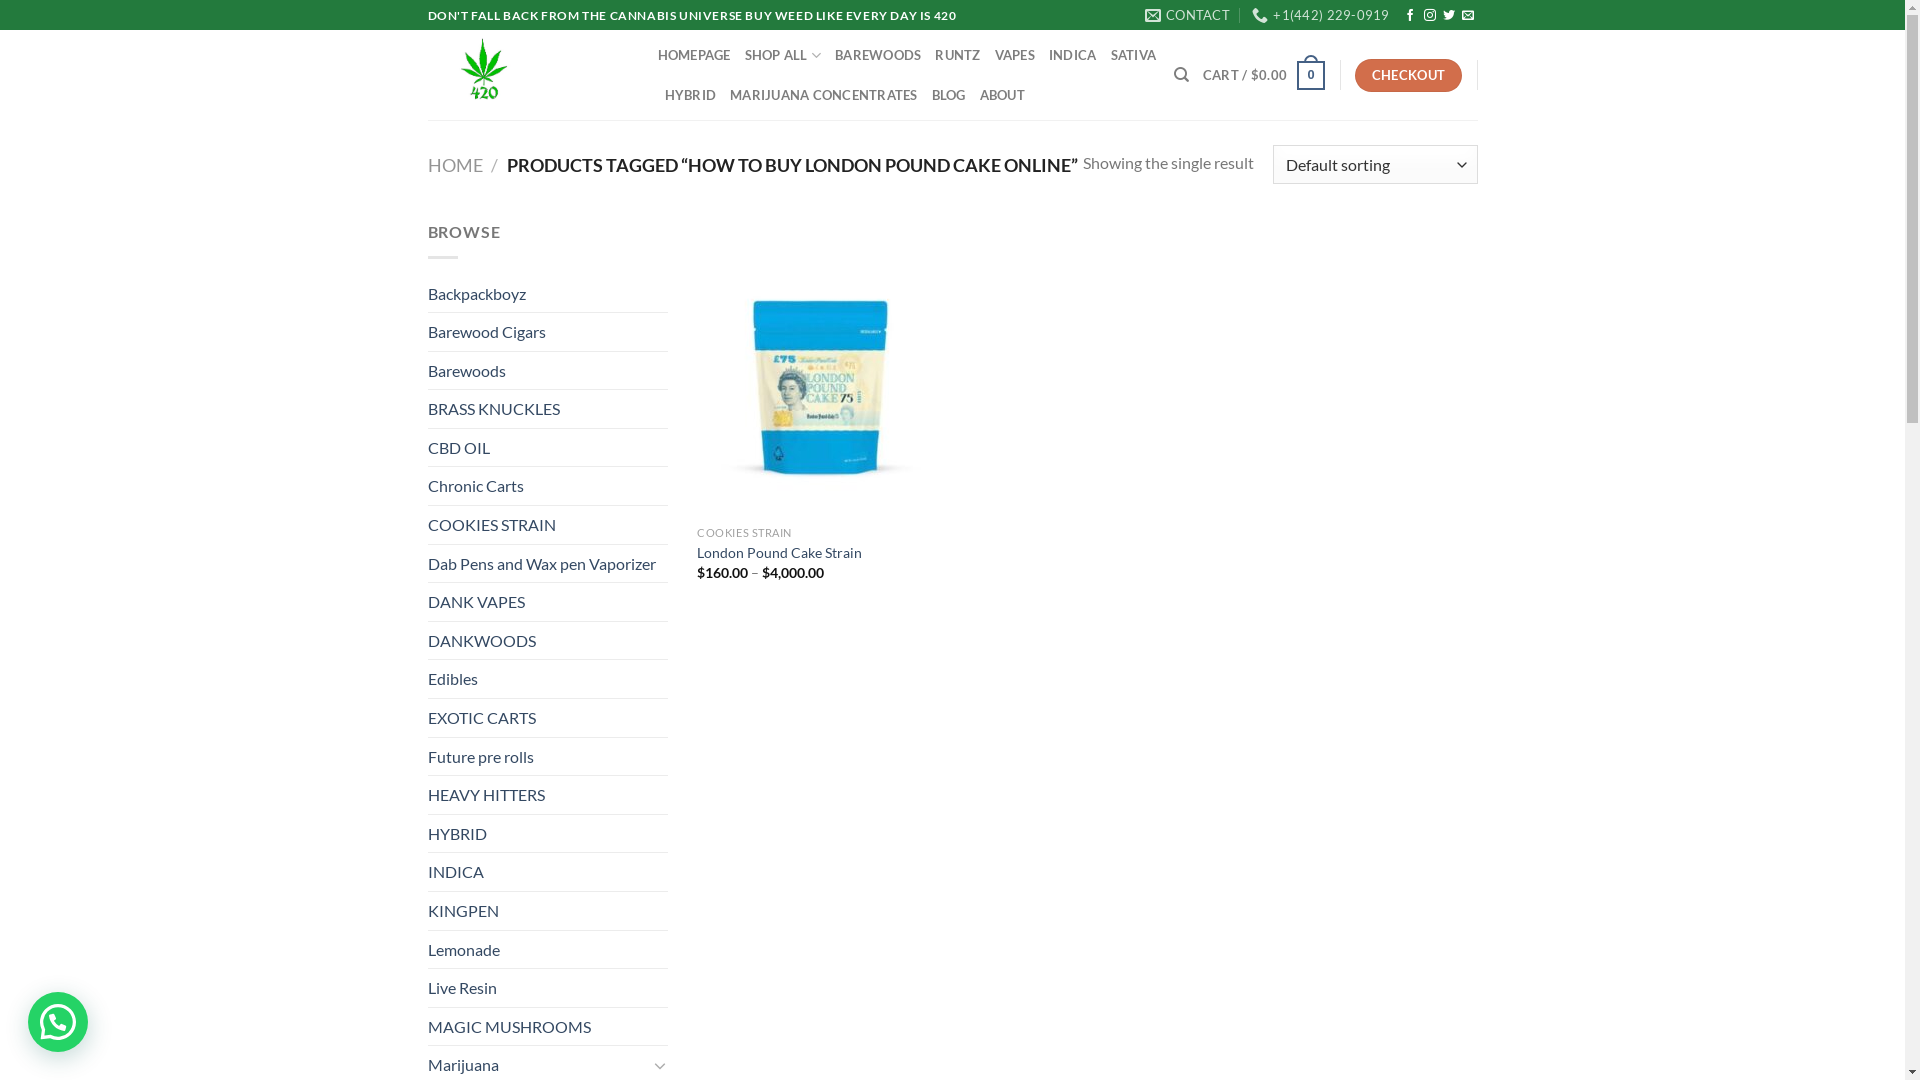 The width and height of the screenshot is (1920, 1080). I want to click on 'CONTACT', so click(1145, 15).